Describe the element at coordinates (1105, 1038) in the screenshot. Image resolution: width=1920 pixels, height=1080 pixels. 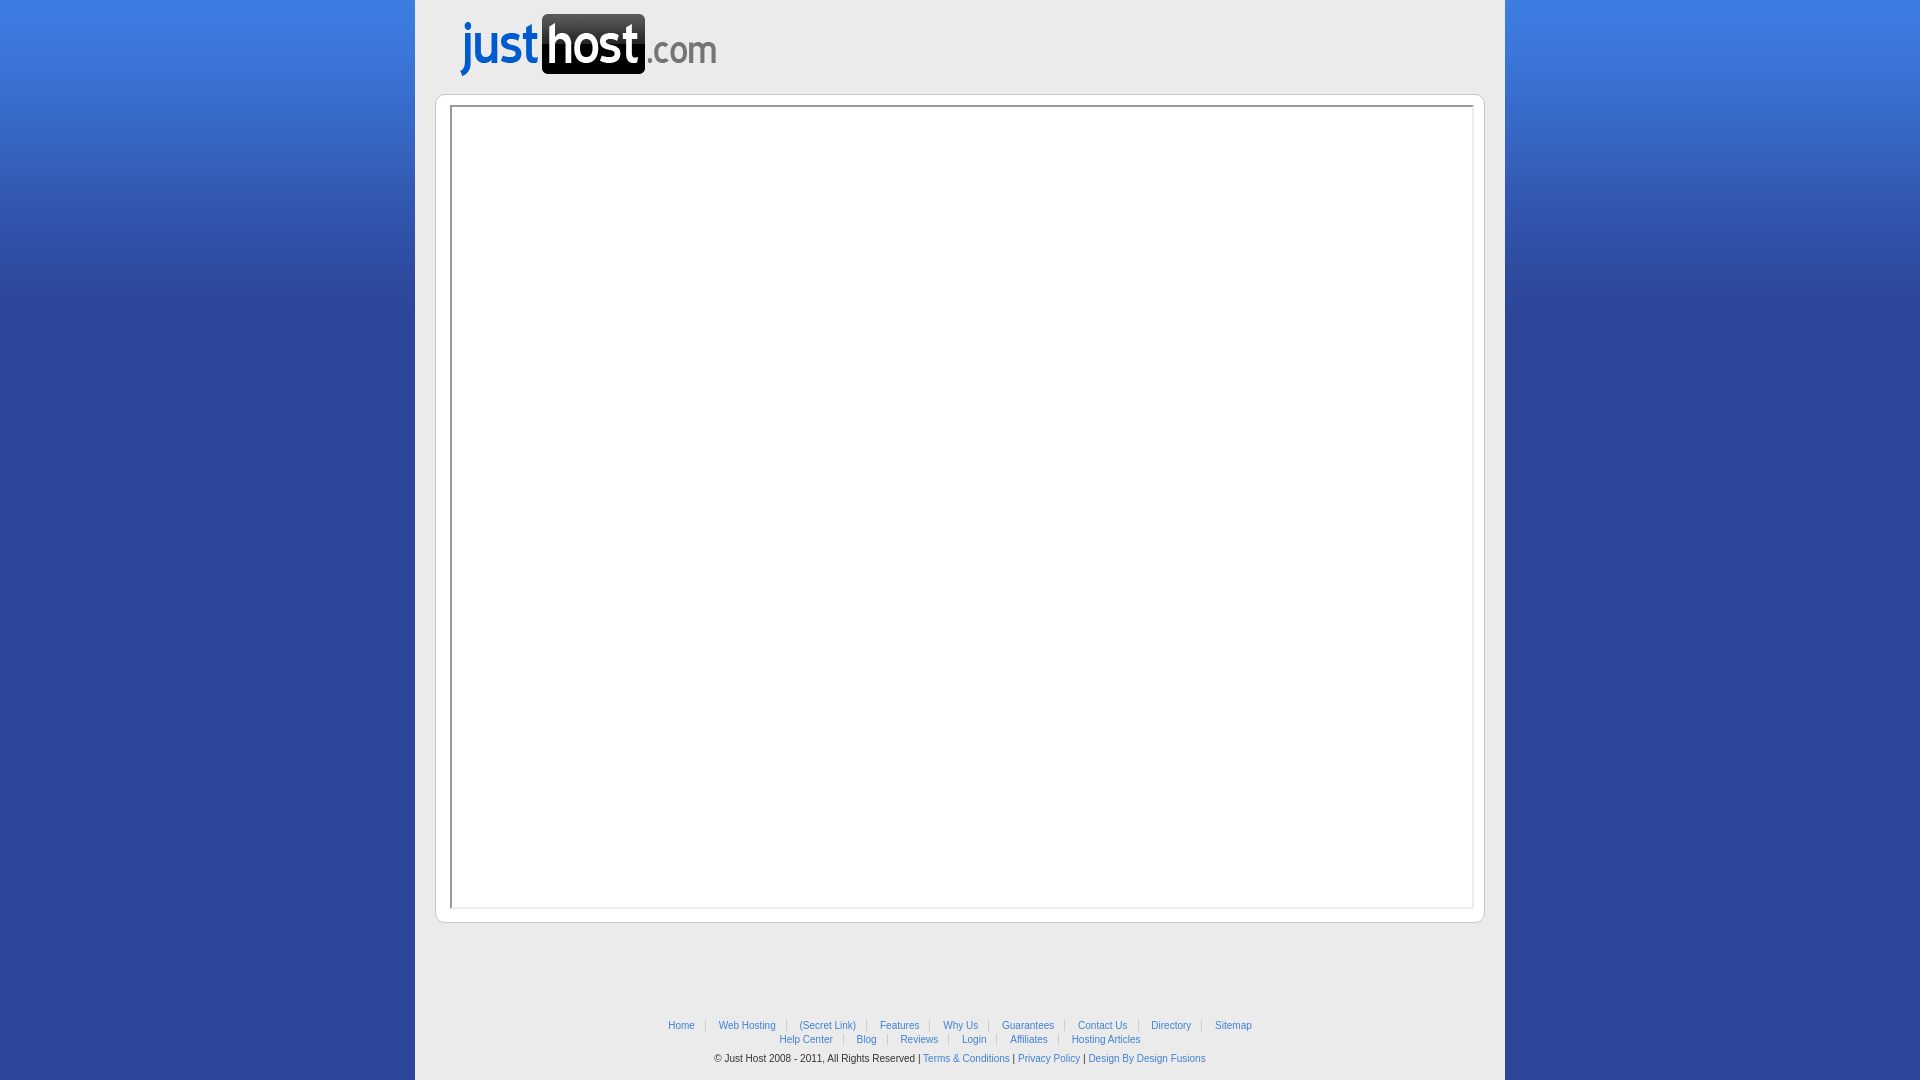
I see `'Hosting Articles'` at that location.